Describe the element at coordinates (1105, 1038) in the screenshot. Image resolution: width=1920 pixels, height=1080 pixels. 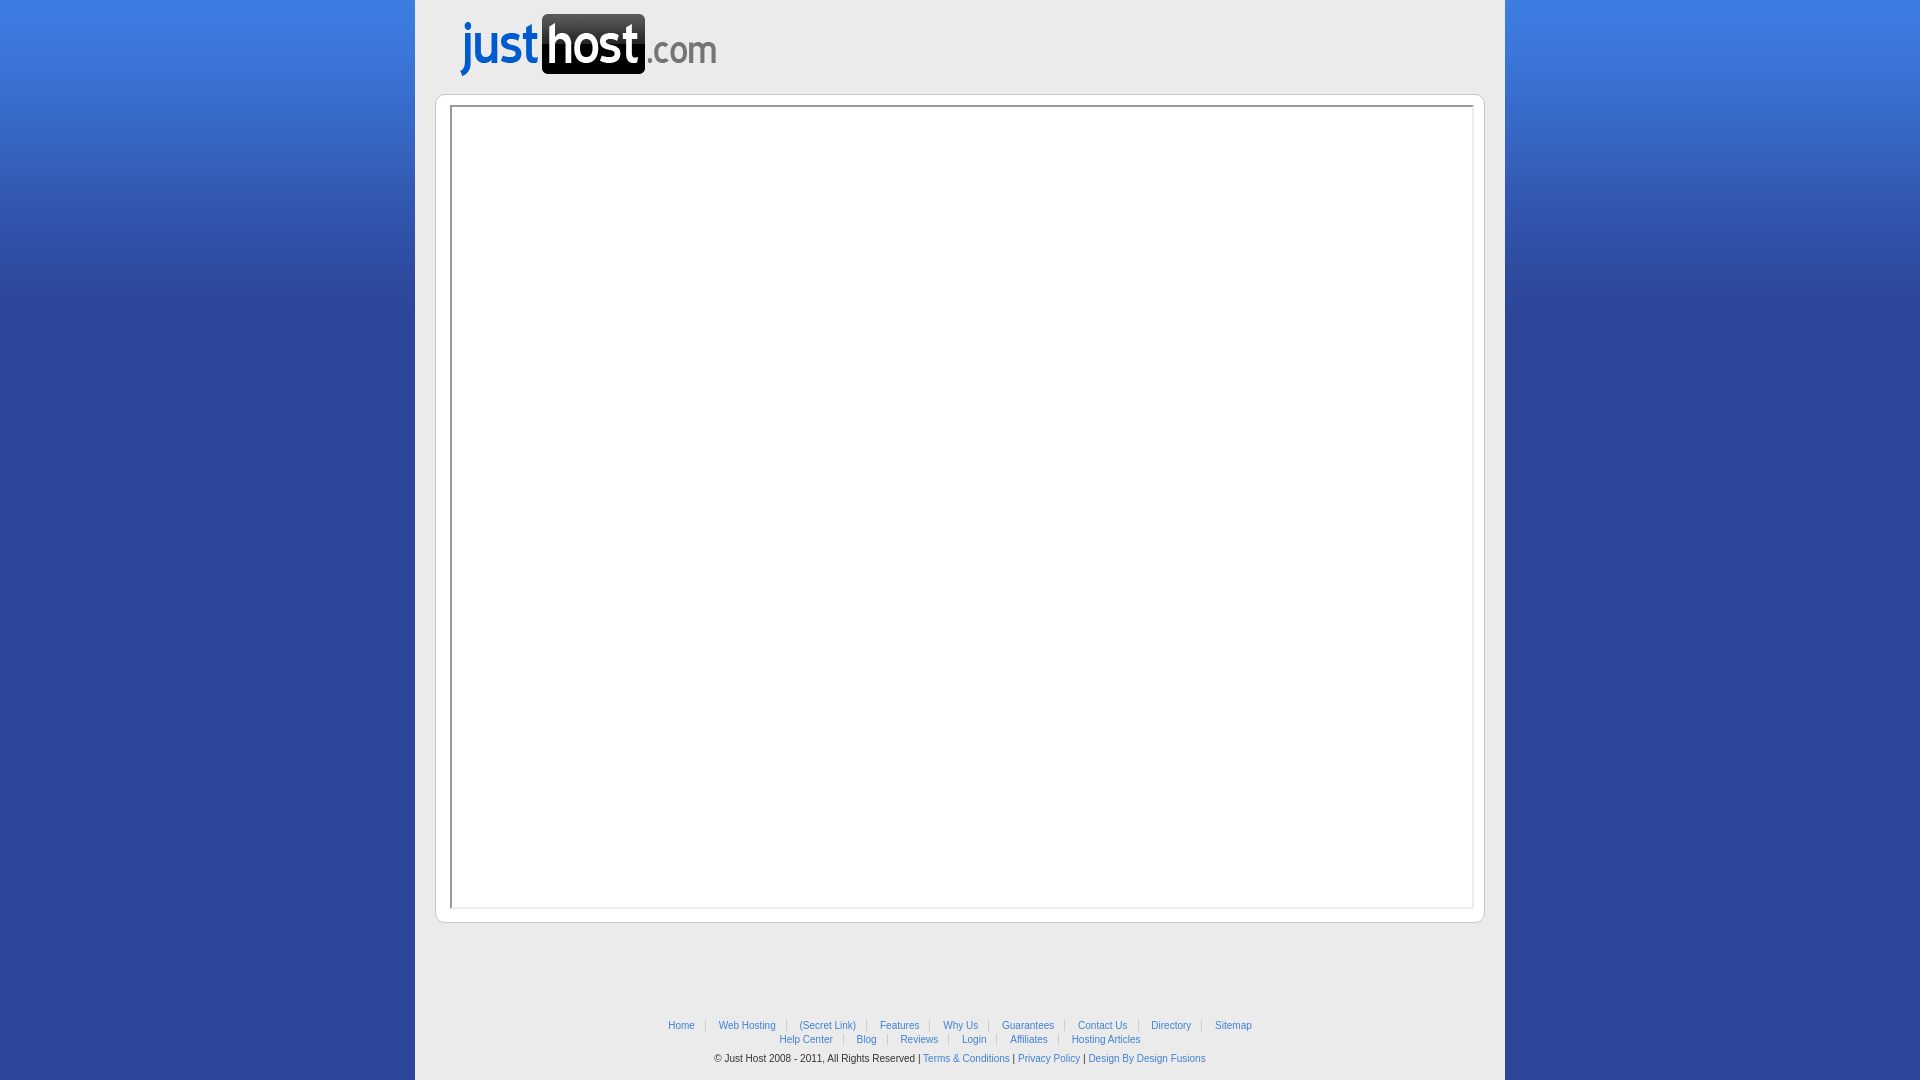
I see `'Hosting Articles'` at that location.